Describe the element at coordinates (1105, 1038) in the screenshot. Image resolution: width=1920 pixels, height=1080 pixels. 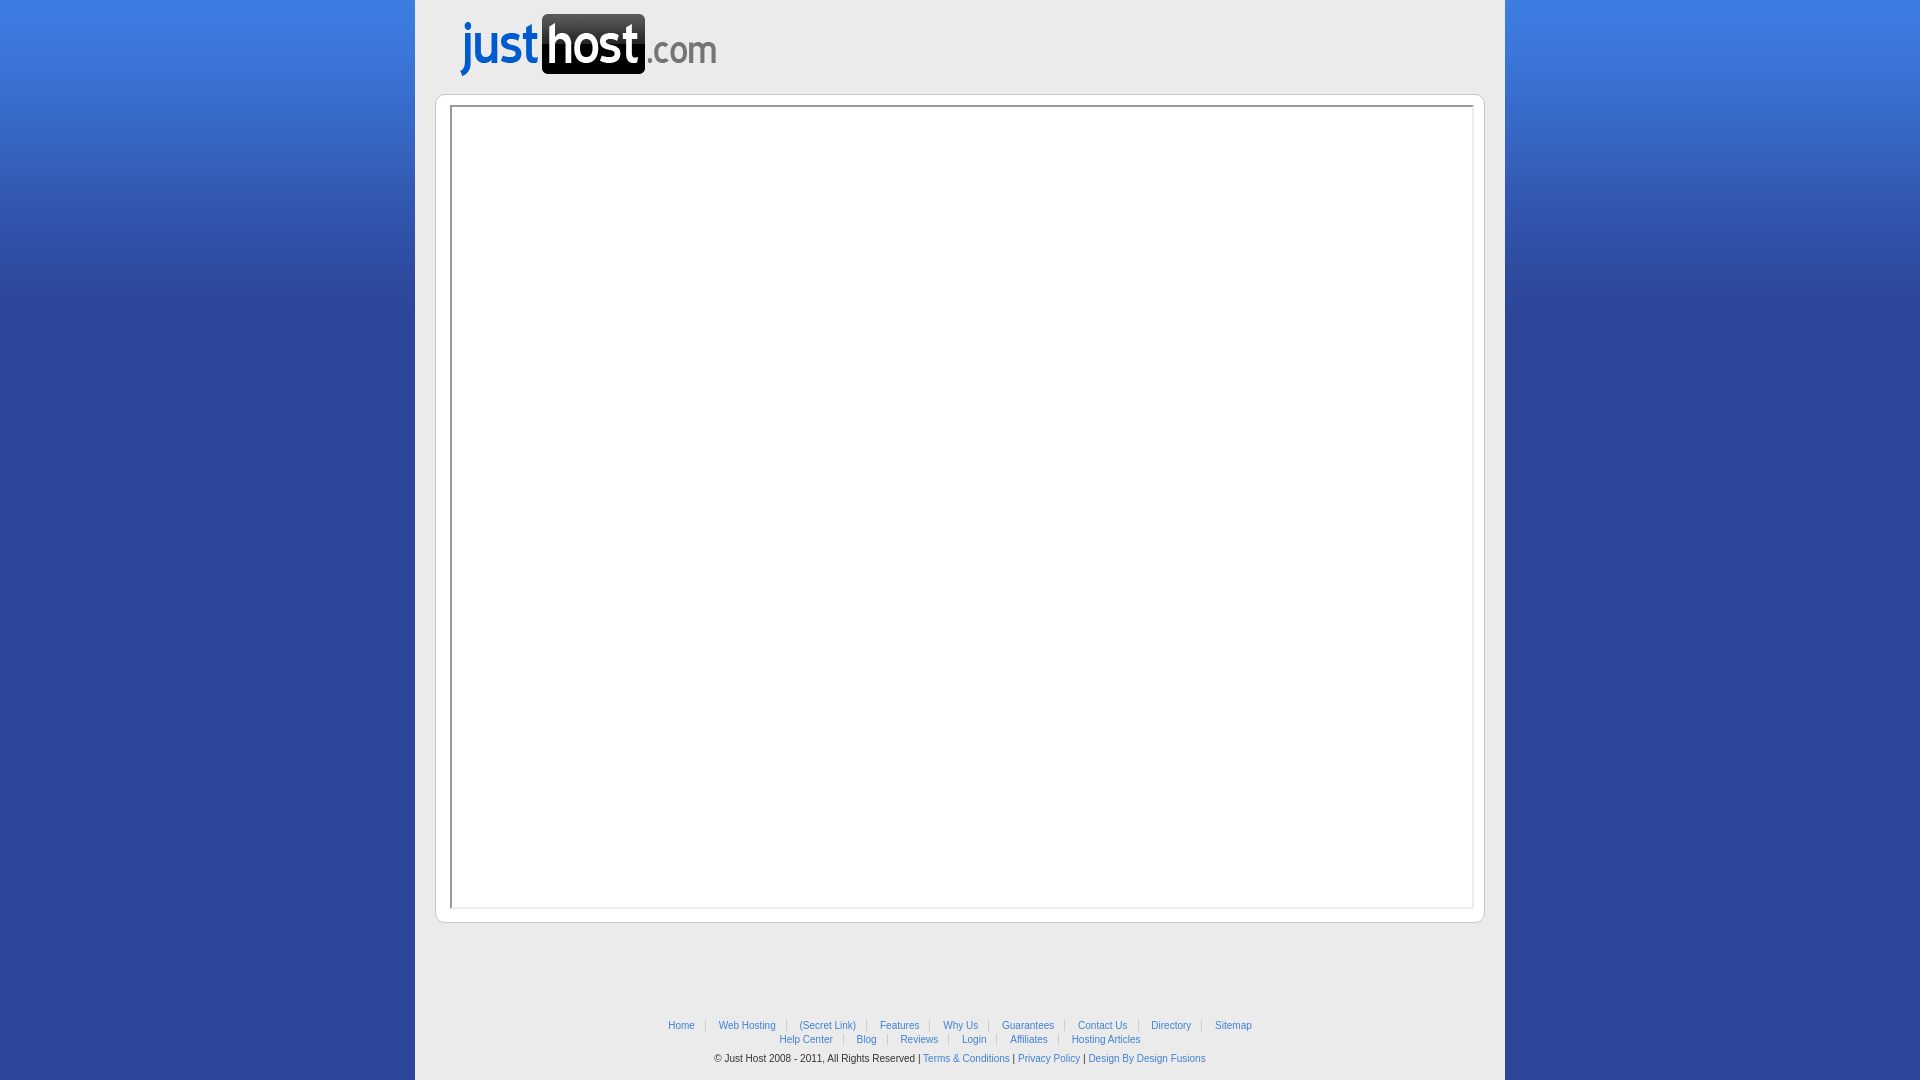
I see `'Hosting Articles'` at that location.